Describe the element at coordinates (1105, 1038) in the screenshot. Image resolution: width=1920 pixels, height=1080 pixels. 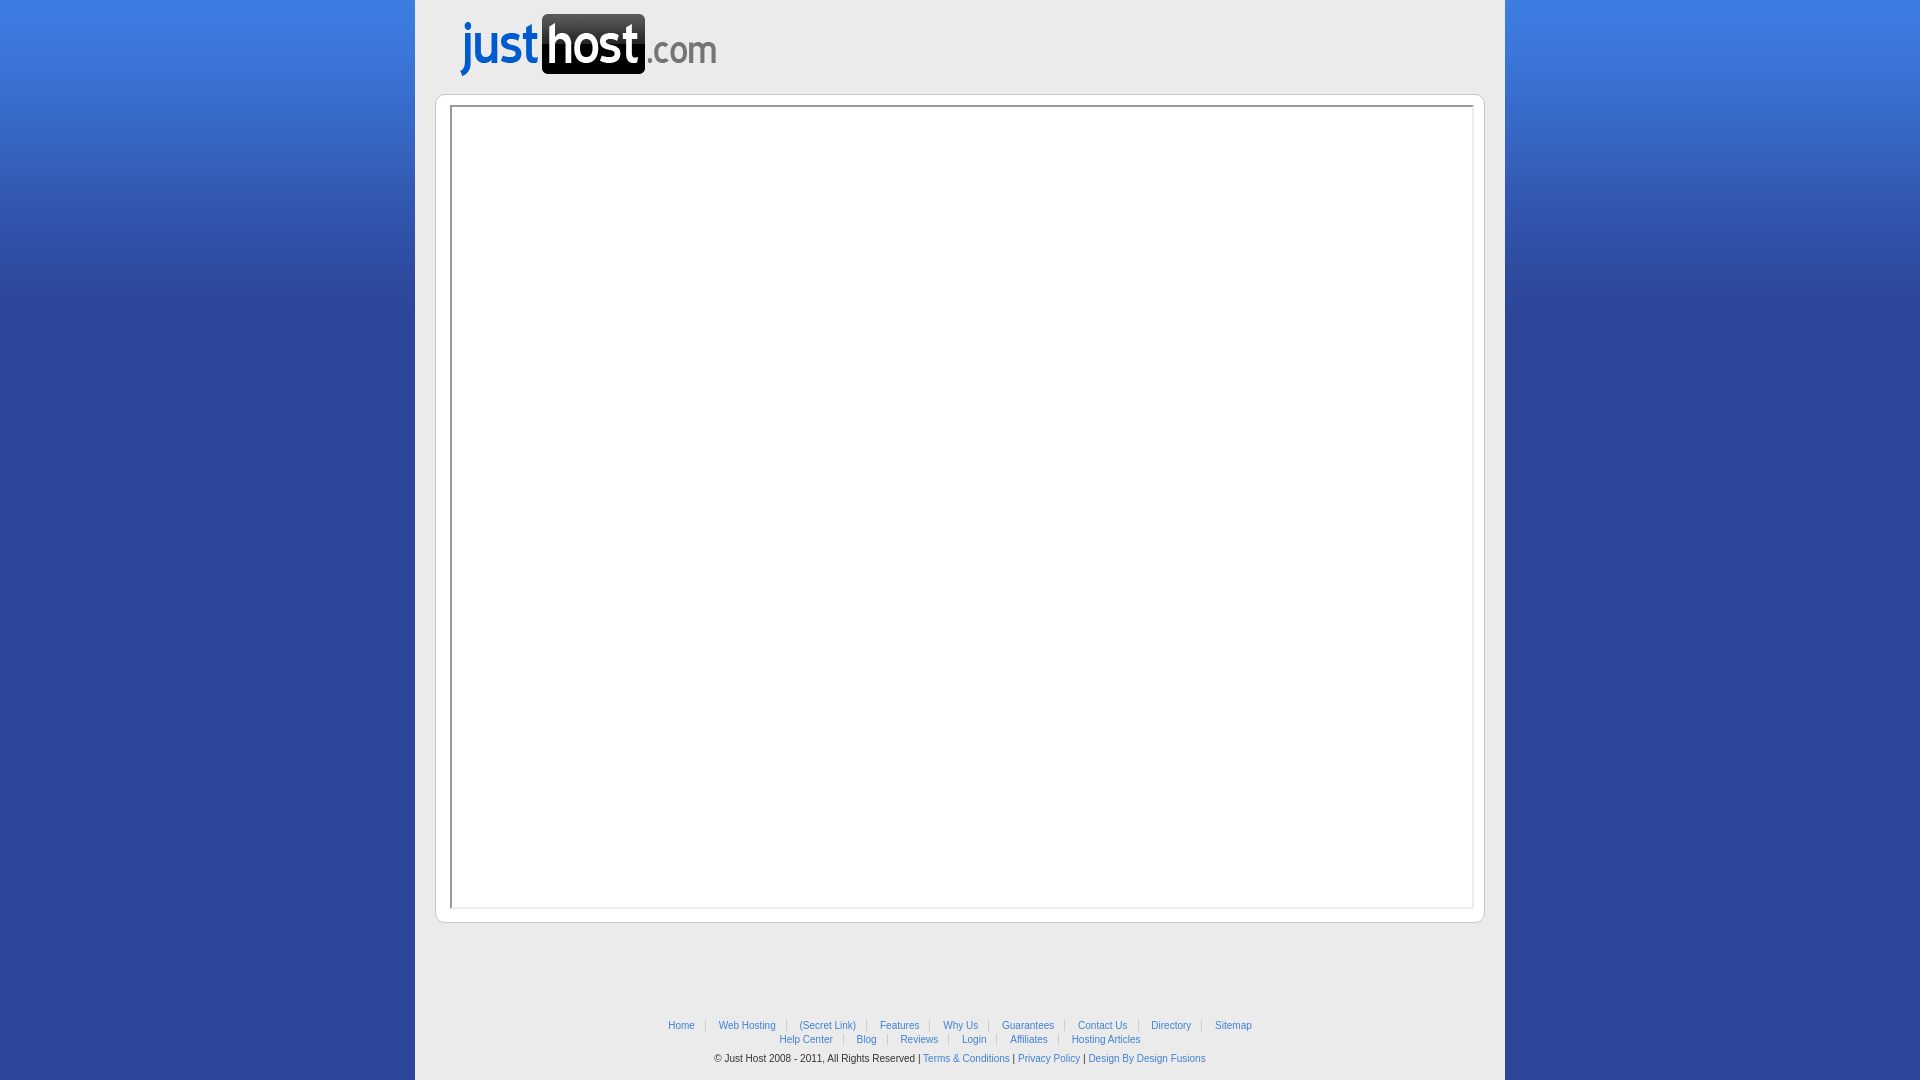
I see `'Hosting Articles'` at that location.